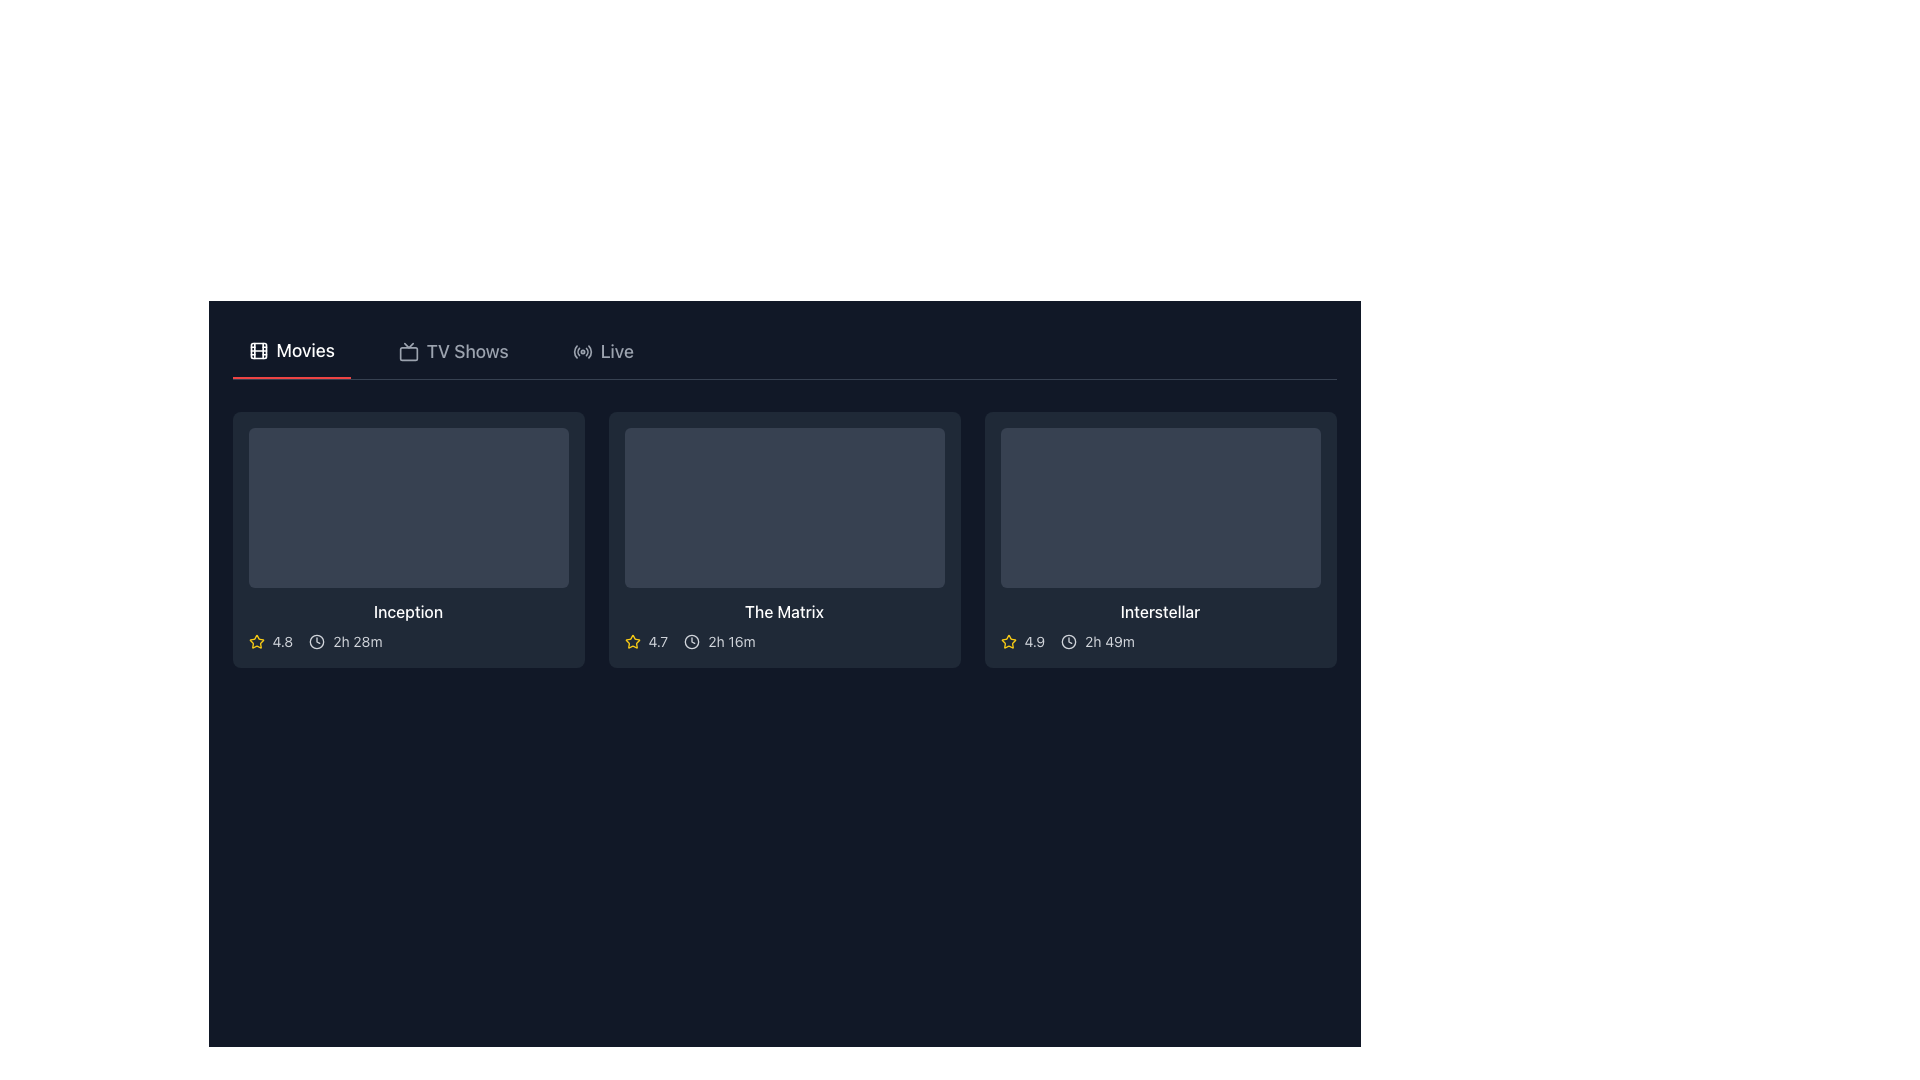 The width and height of the screenshot is (1920, 1080). What do you see at coordinates (281, 641) in the screenshot?
I see `text content of the label displaying '4.8', which is located to the right of a yellow star icon in the movie 'Inception' section` at bounding box center [281, 641].